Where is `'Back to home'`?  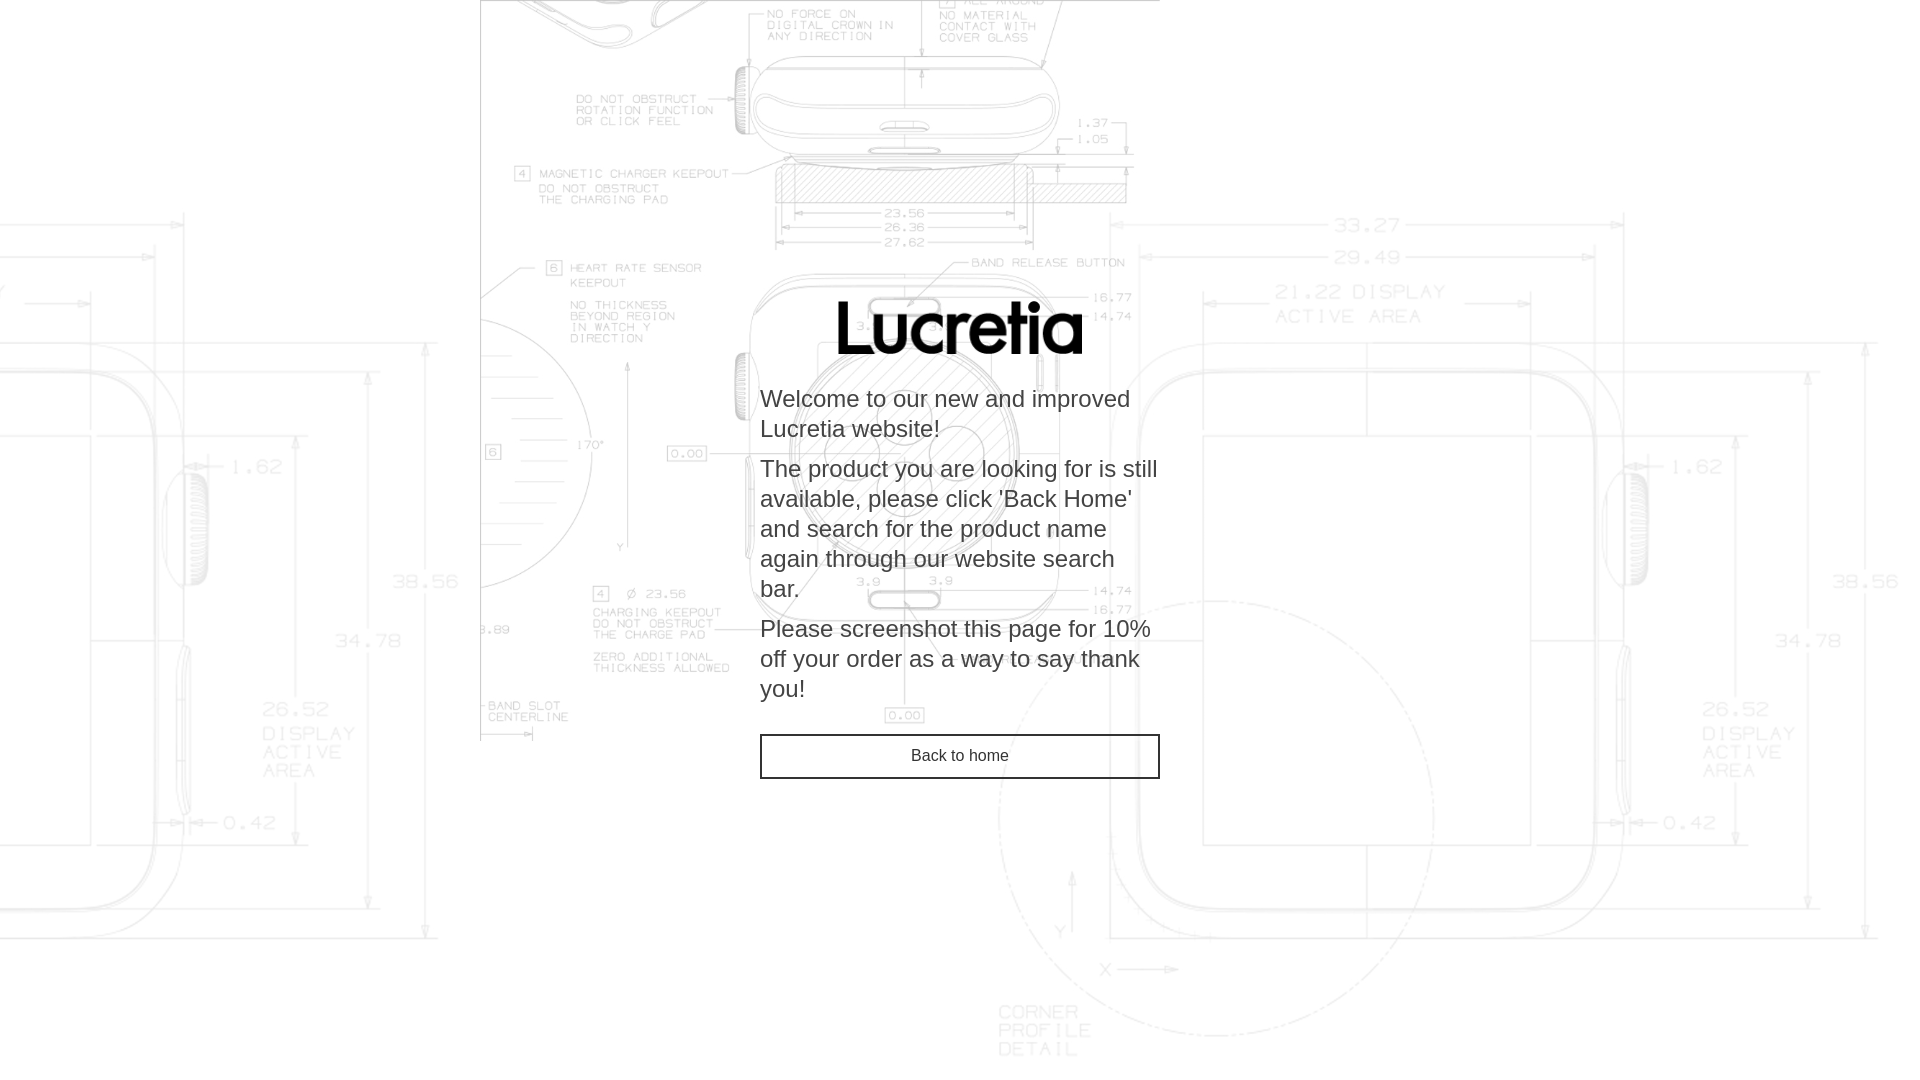 'Back to home' is located at coordinates (960, 756).